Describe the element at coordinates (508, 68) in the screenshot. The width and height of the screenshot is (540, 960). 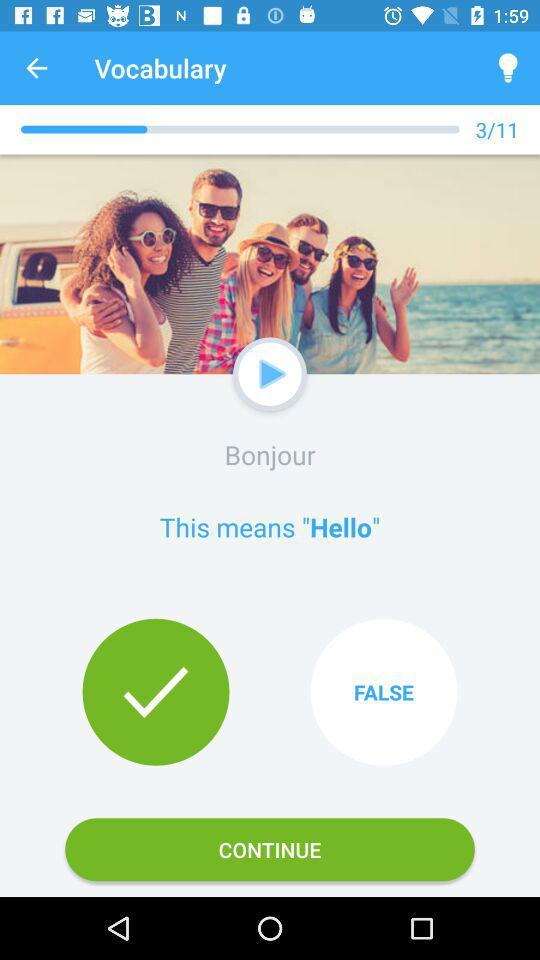
I see `the button at the top right of the page` at that location.